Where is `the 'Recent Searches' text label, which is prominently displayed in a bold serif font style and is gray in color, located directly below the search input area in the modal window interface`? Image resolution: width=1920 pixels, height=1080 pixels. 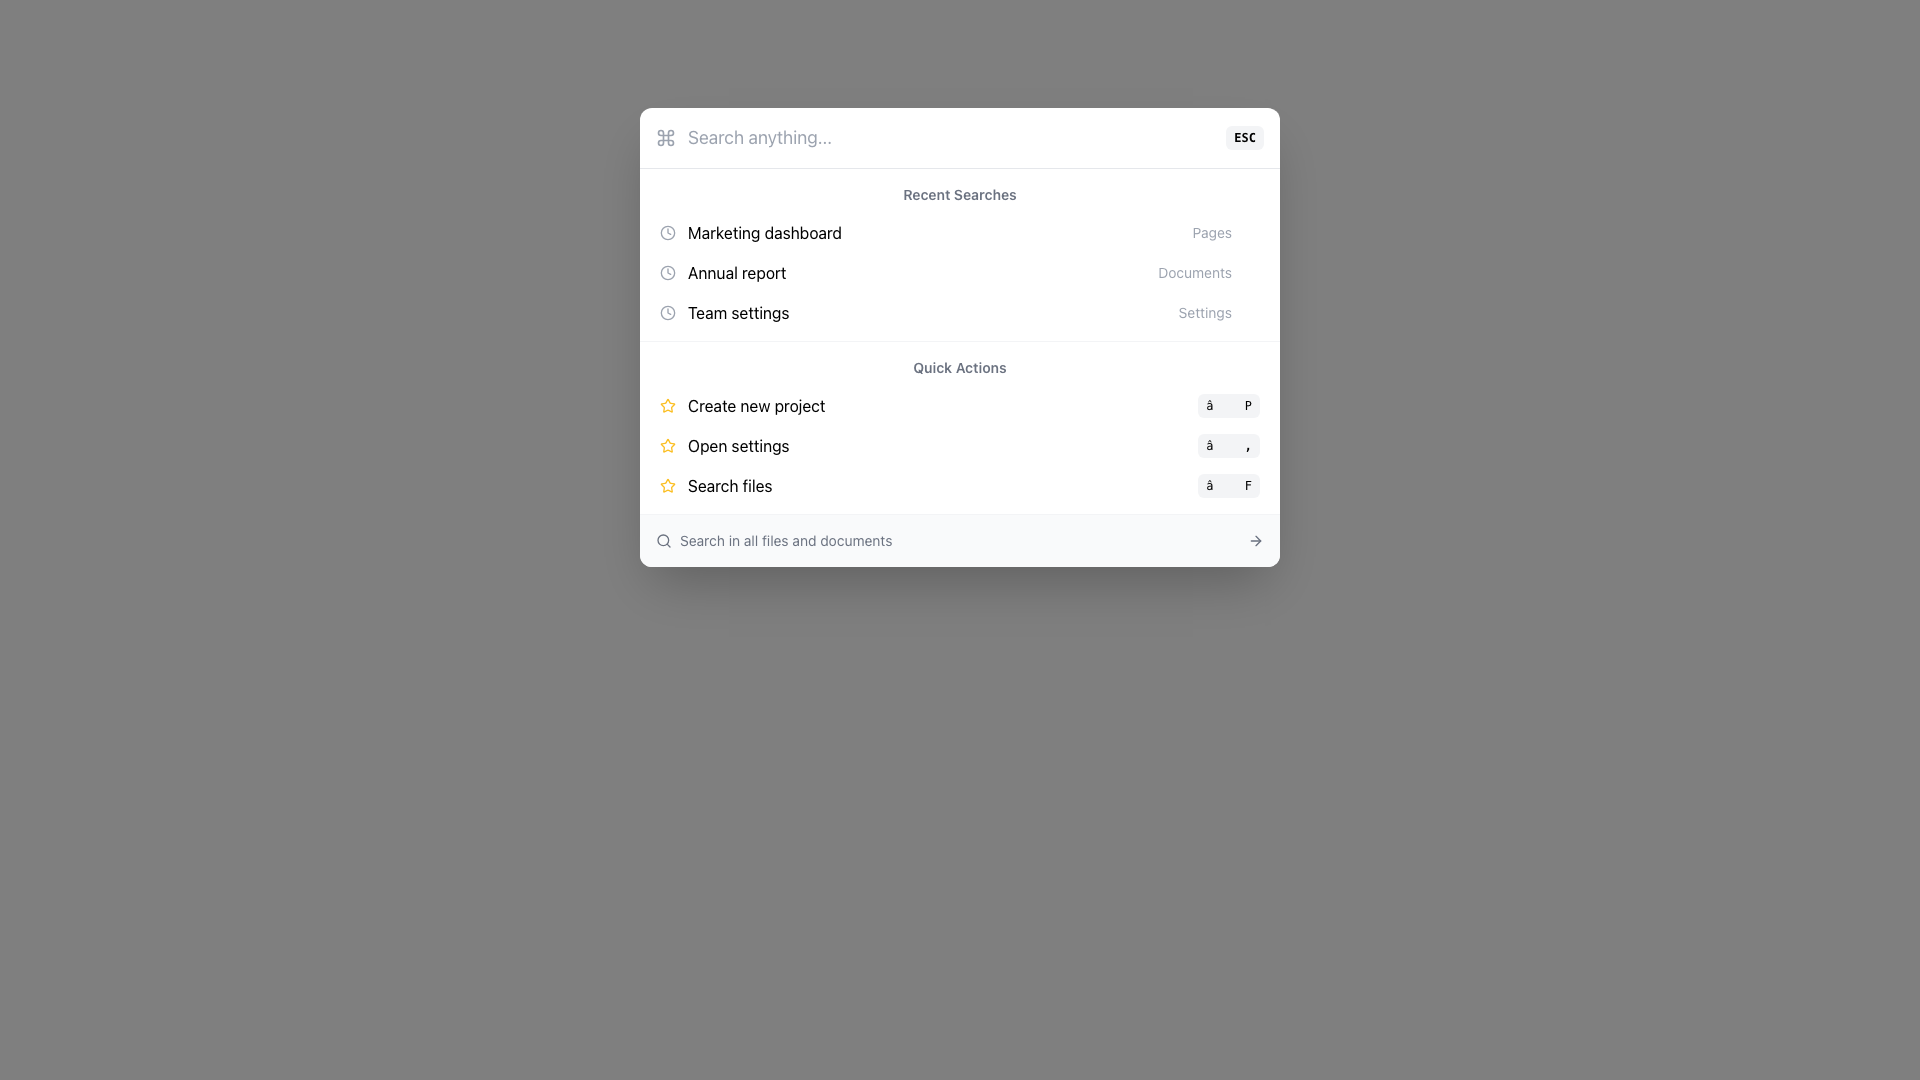 the 'Recent Searches' text label, which is prominently displayed in a bold serif font style and is gray in color, located directly below the search input area in the modal window interface is located at coordinates (960, 195).